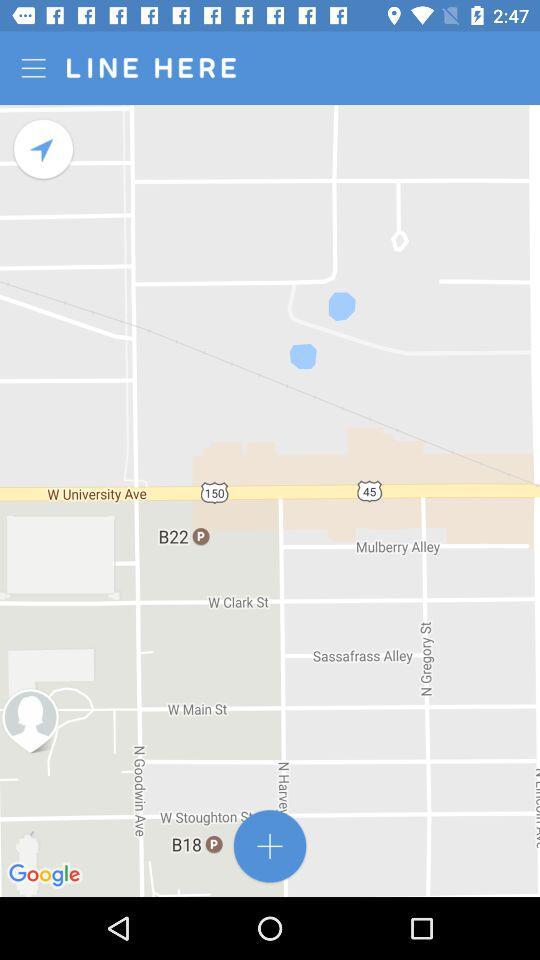 Image resolution: width=540 pixels, height=960 pixels. Describe the element at coordinates (270, 846) in the screenshot. I see `the add icon` at that location.